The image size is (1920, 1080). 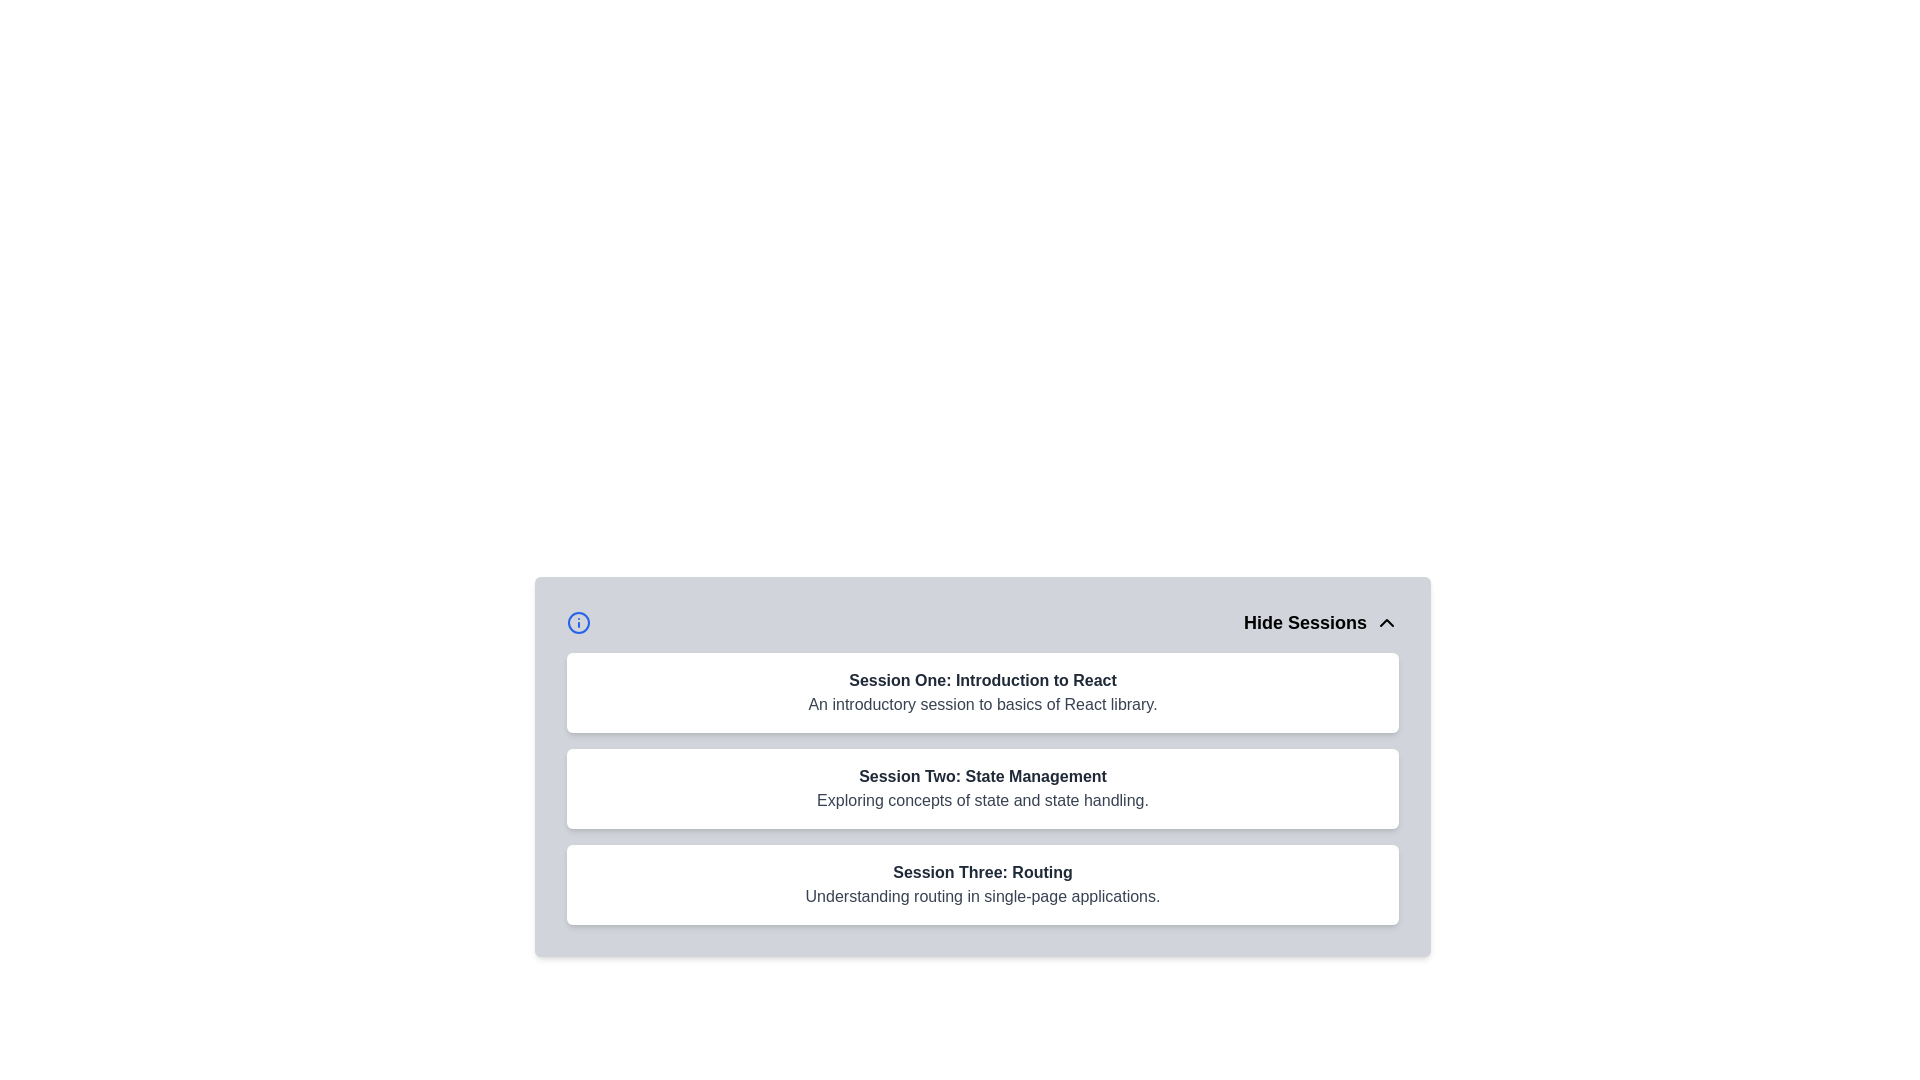 What do you see at coordinates (983, 704) in the screenshot?
I see `the static text label that provides an overview about the session titled 'Session One: Introduction to React', located directly below the heading in the top central portion of the interface` at bounding box center [983, 704].